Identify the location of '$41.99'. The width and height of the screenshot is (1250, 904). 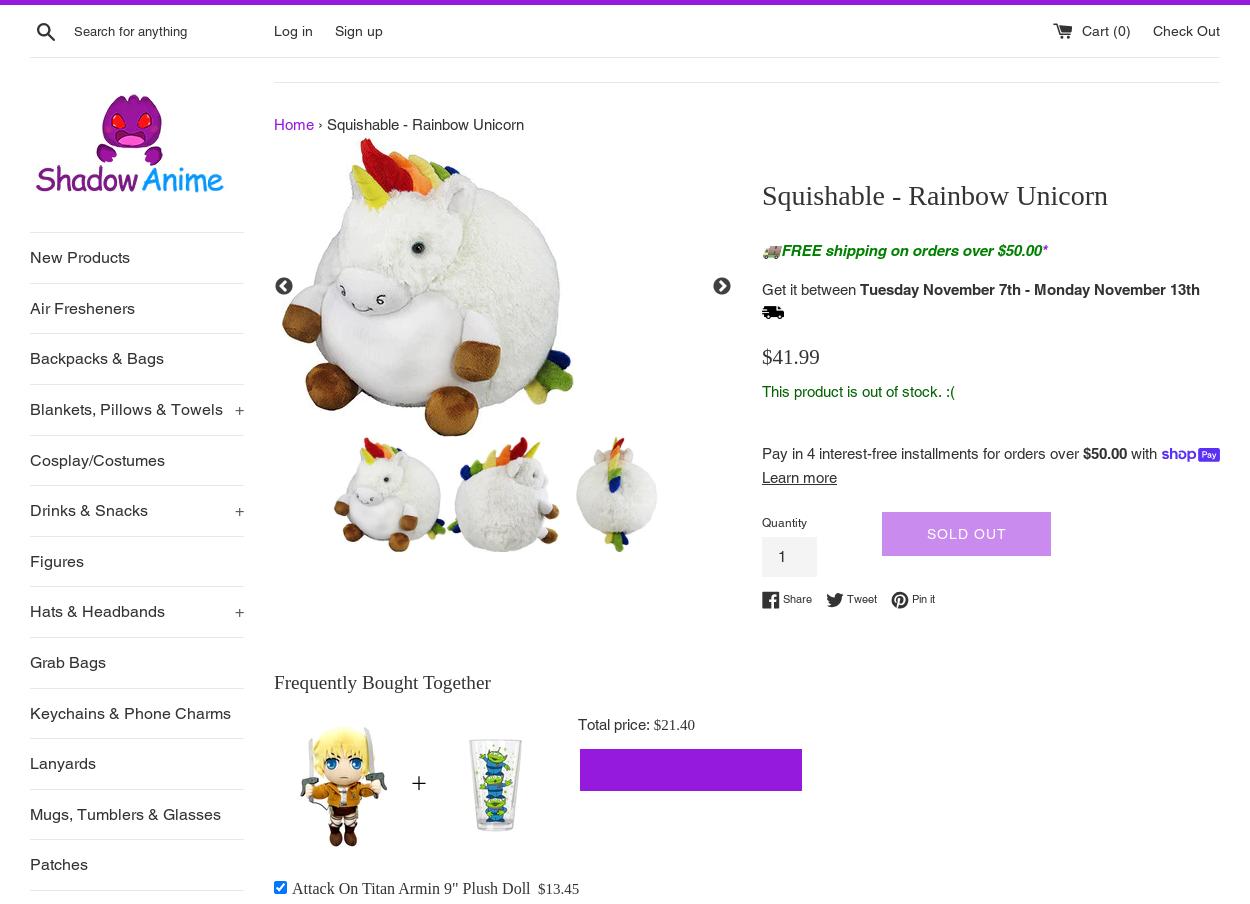
(790, 355).